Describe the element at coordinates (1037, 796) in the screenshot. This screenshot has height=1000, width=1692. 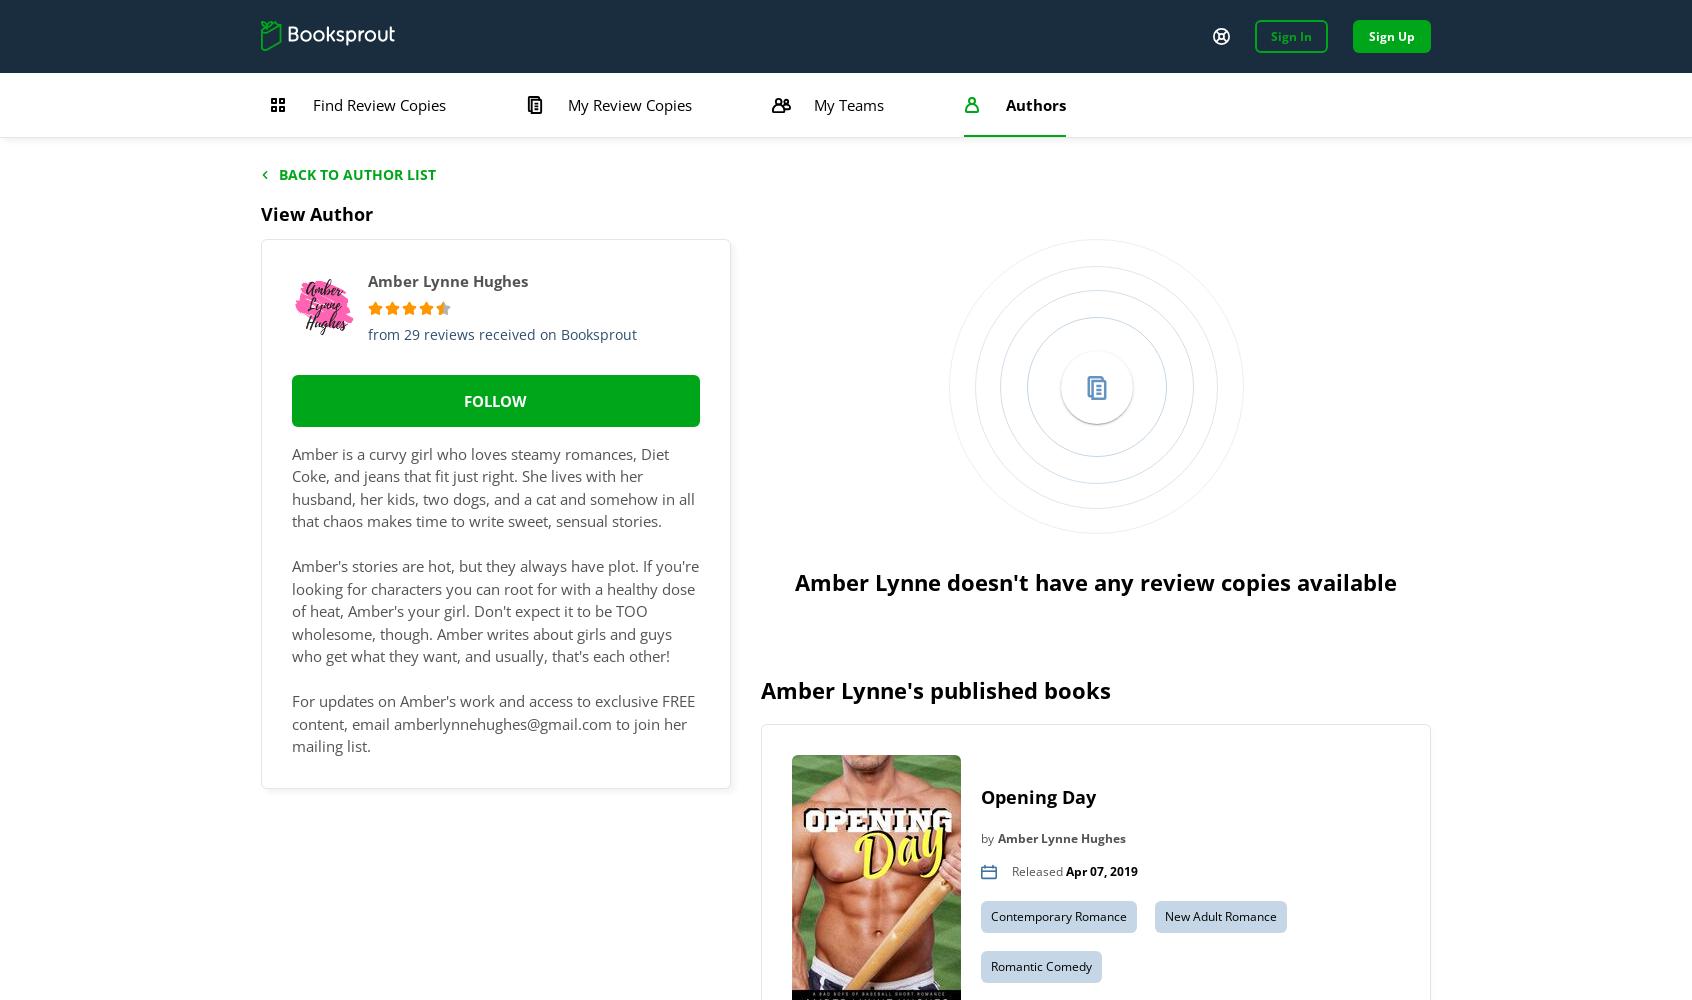
I see `'Opening Day'` at that location.